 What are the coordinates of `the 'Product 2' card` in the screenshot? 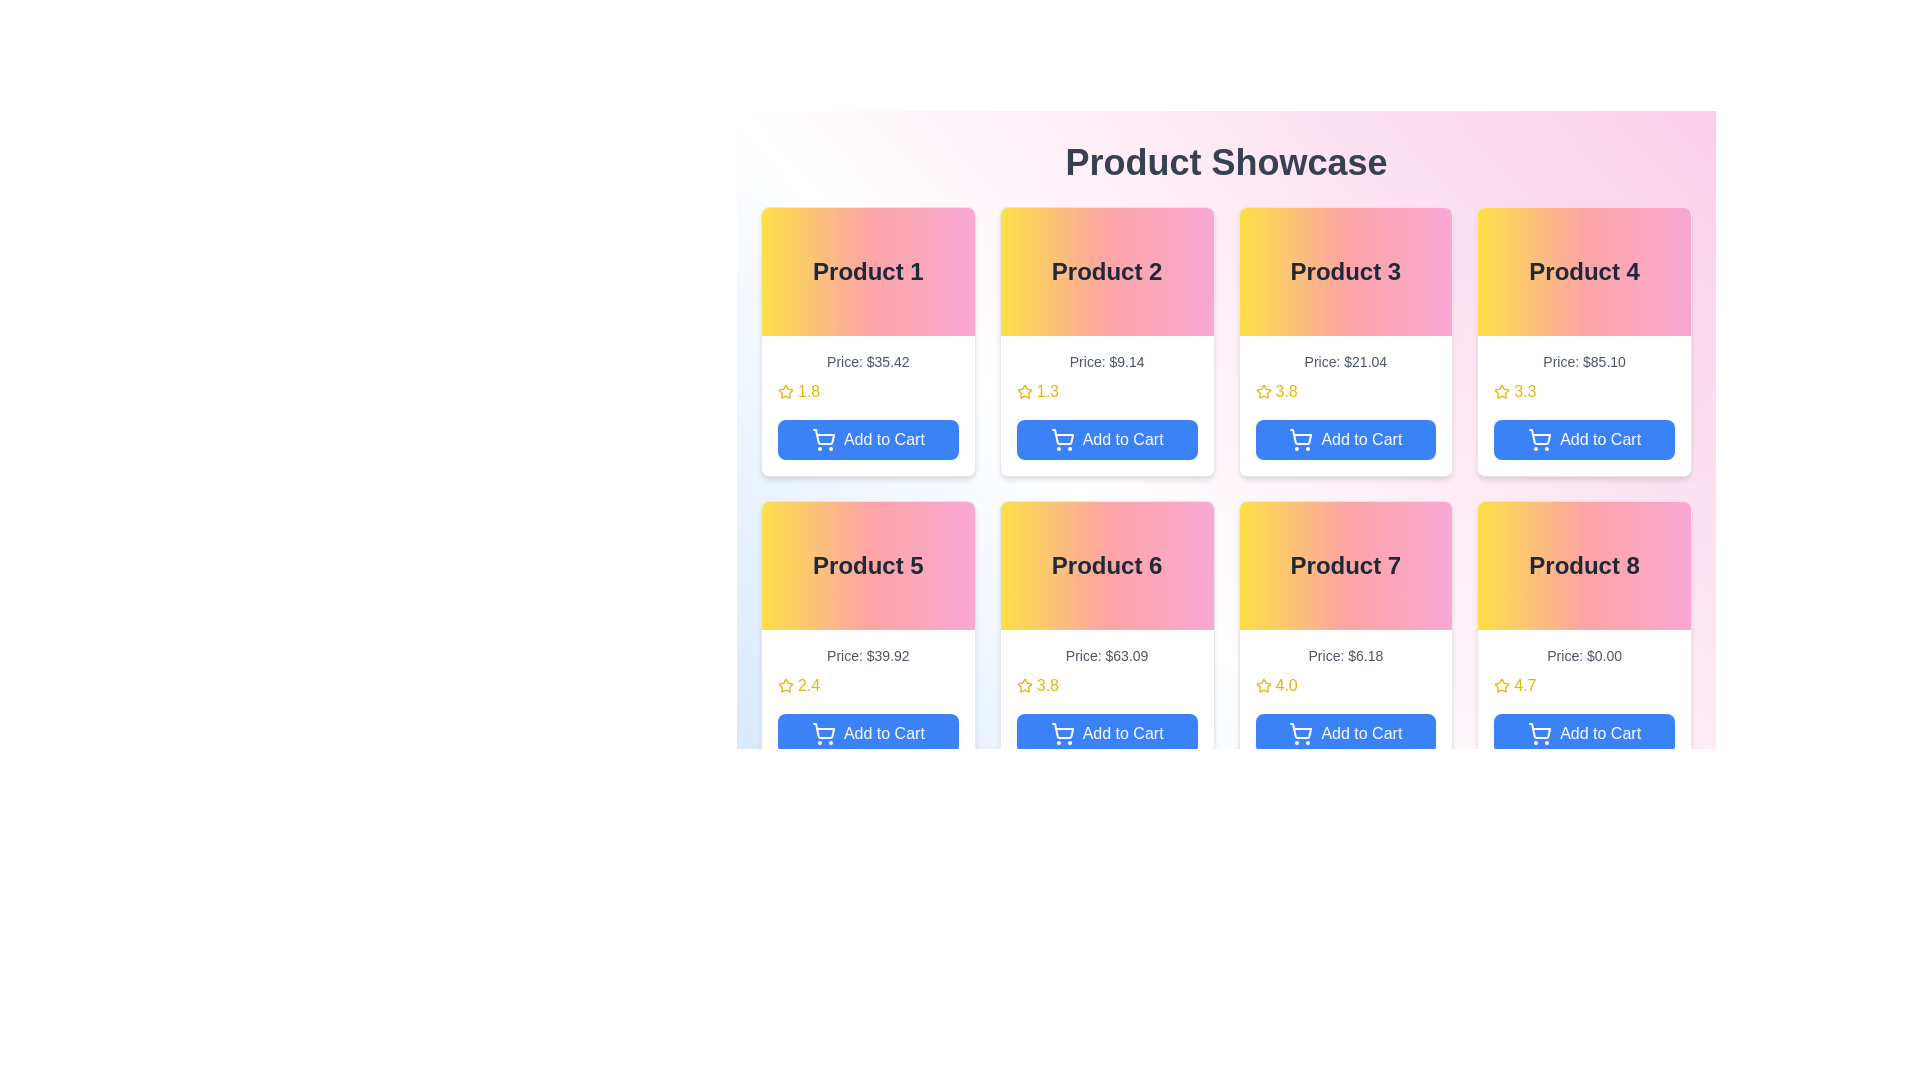 It's located at (1106, 341).